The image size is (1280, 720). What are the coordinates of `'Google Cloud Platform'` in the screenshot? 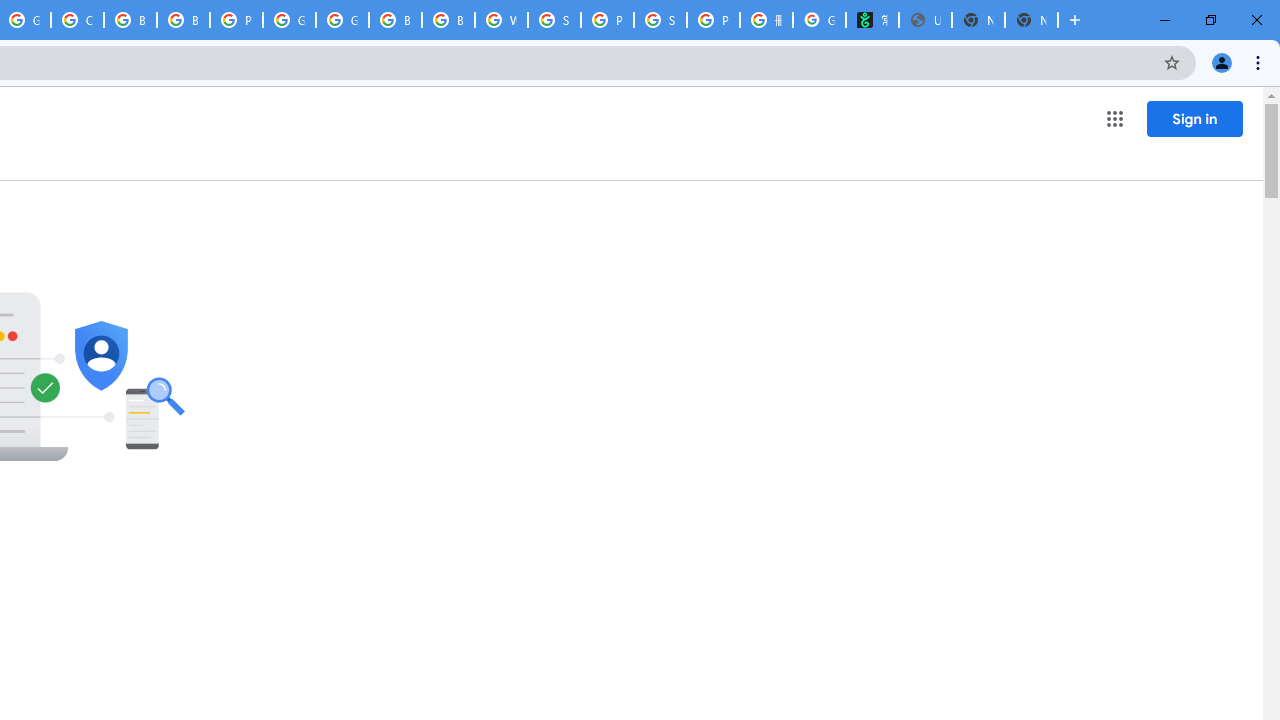 It's located at (342, 20).